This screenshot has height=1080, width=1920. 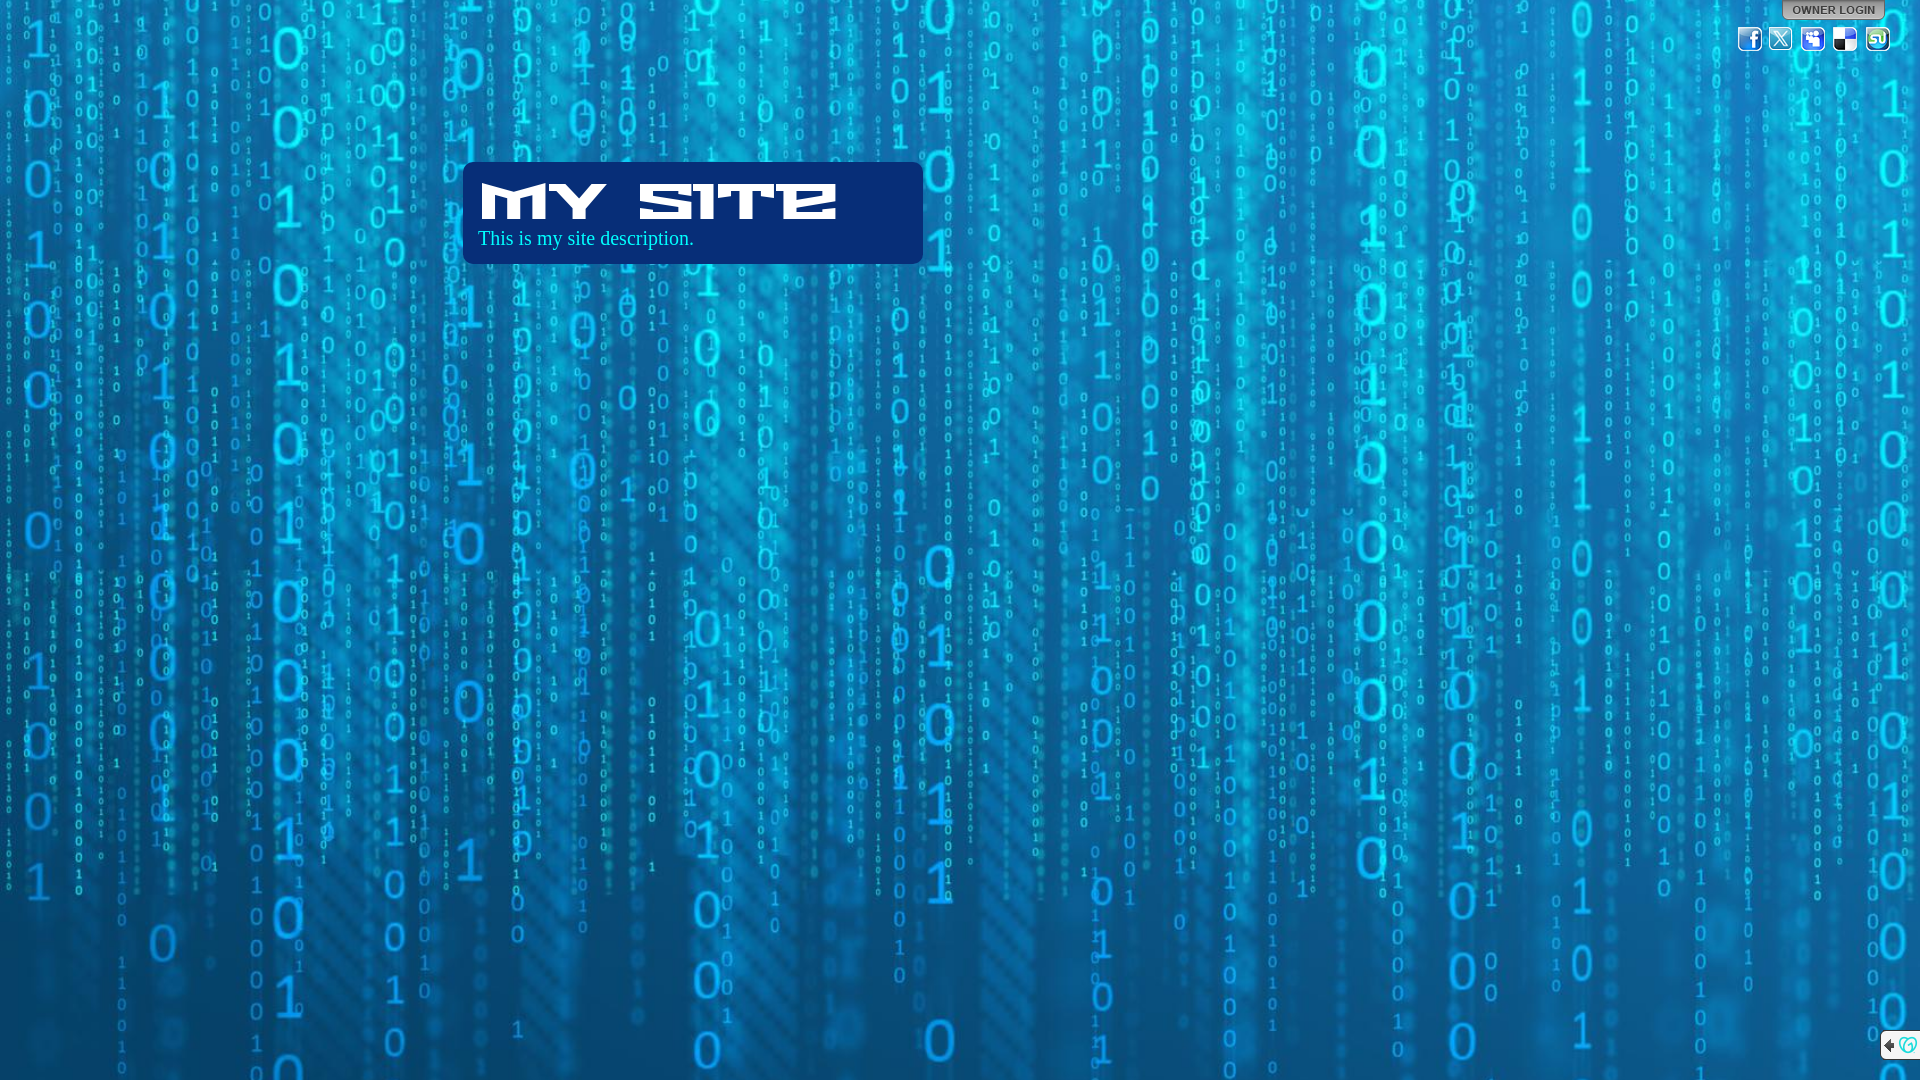 What do you see at coordinates (1876, 38) in the screenshot?
I see `'StumbleUpon'` at bounding box center [1876, 38].